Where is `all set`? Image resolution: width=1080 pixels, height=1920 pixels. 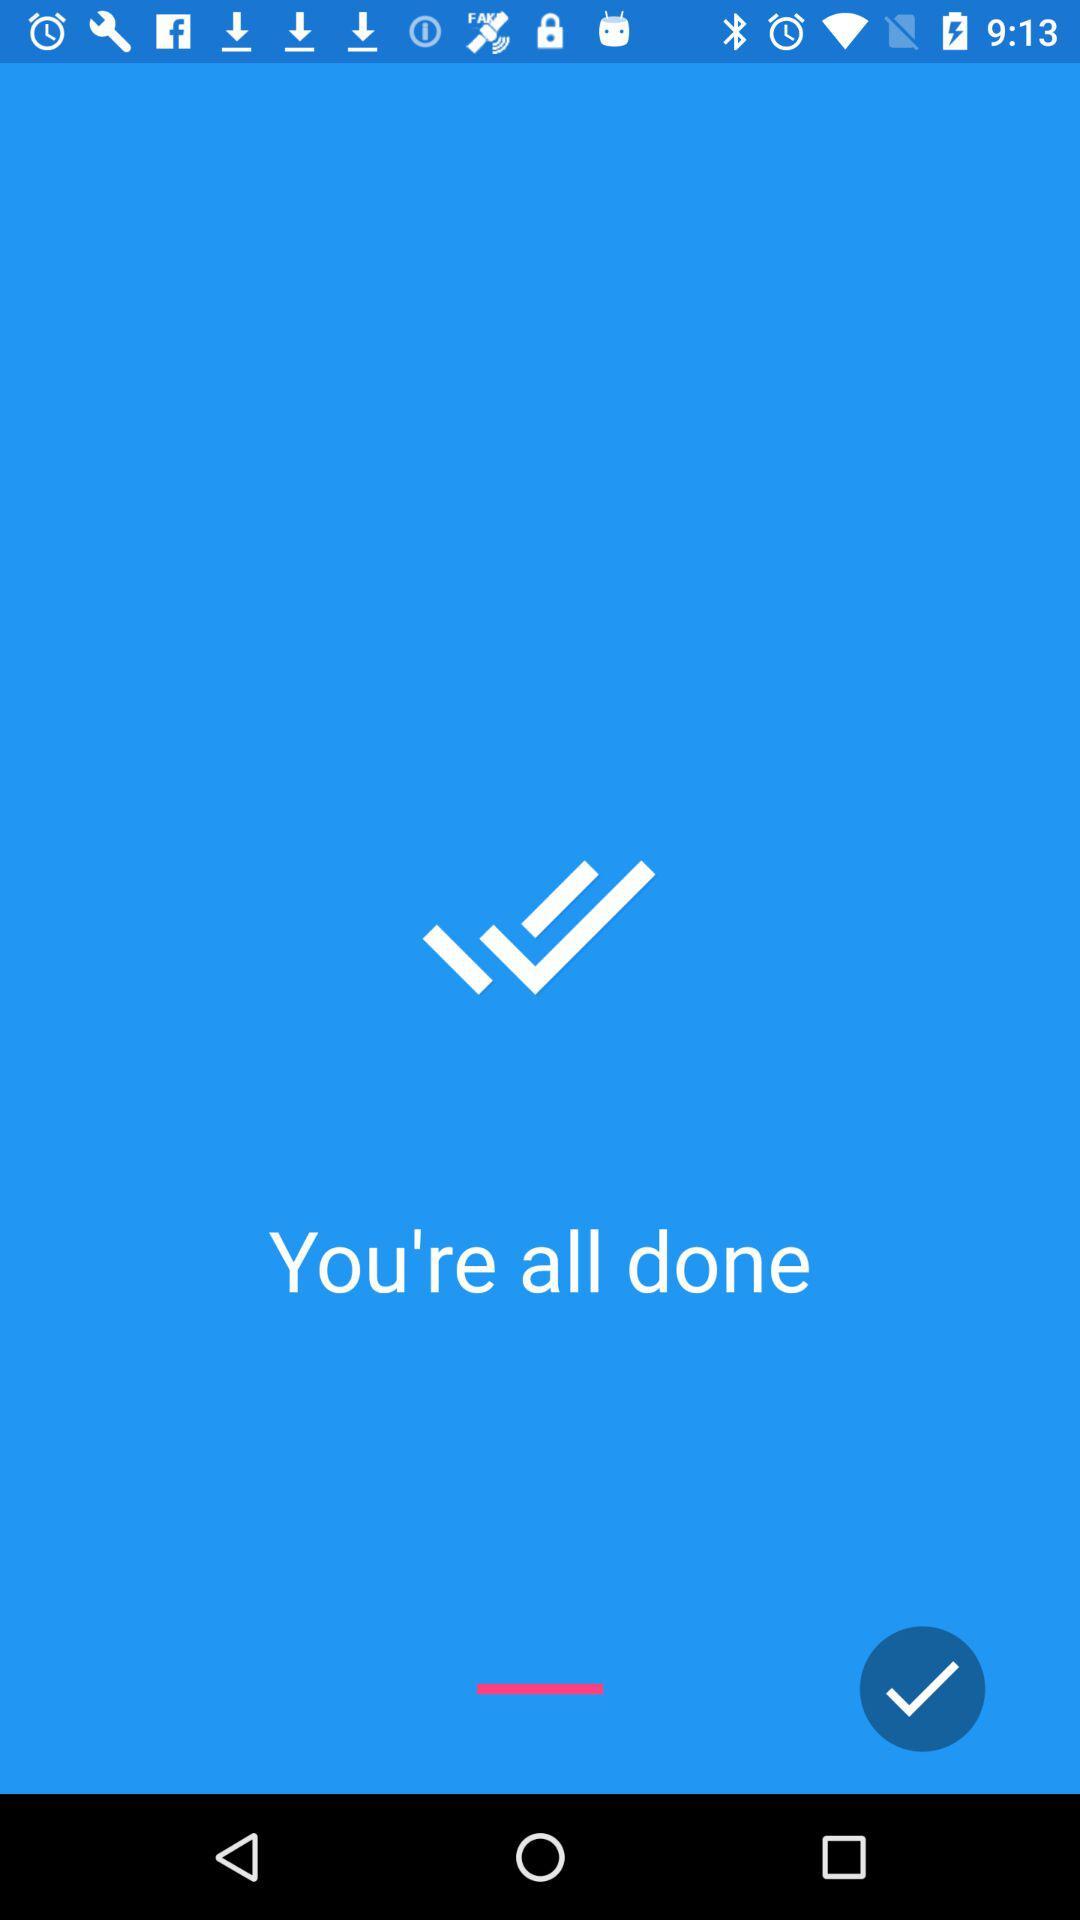 all set is located at coordinates (922, 1688).